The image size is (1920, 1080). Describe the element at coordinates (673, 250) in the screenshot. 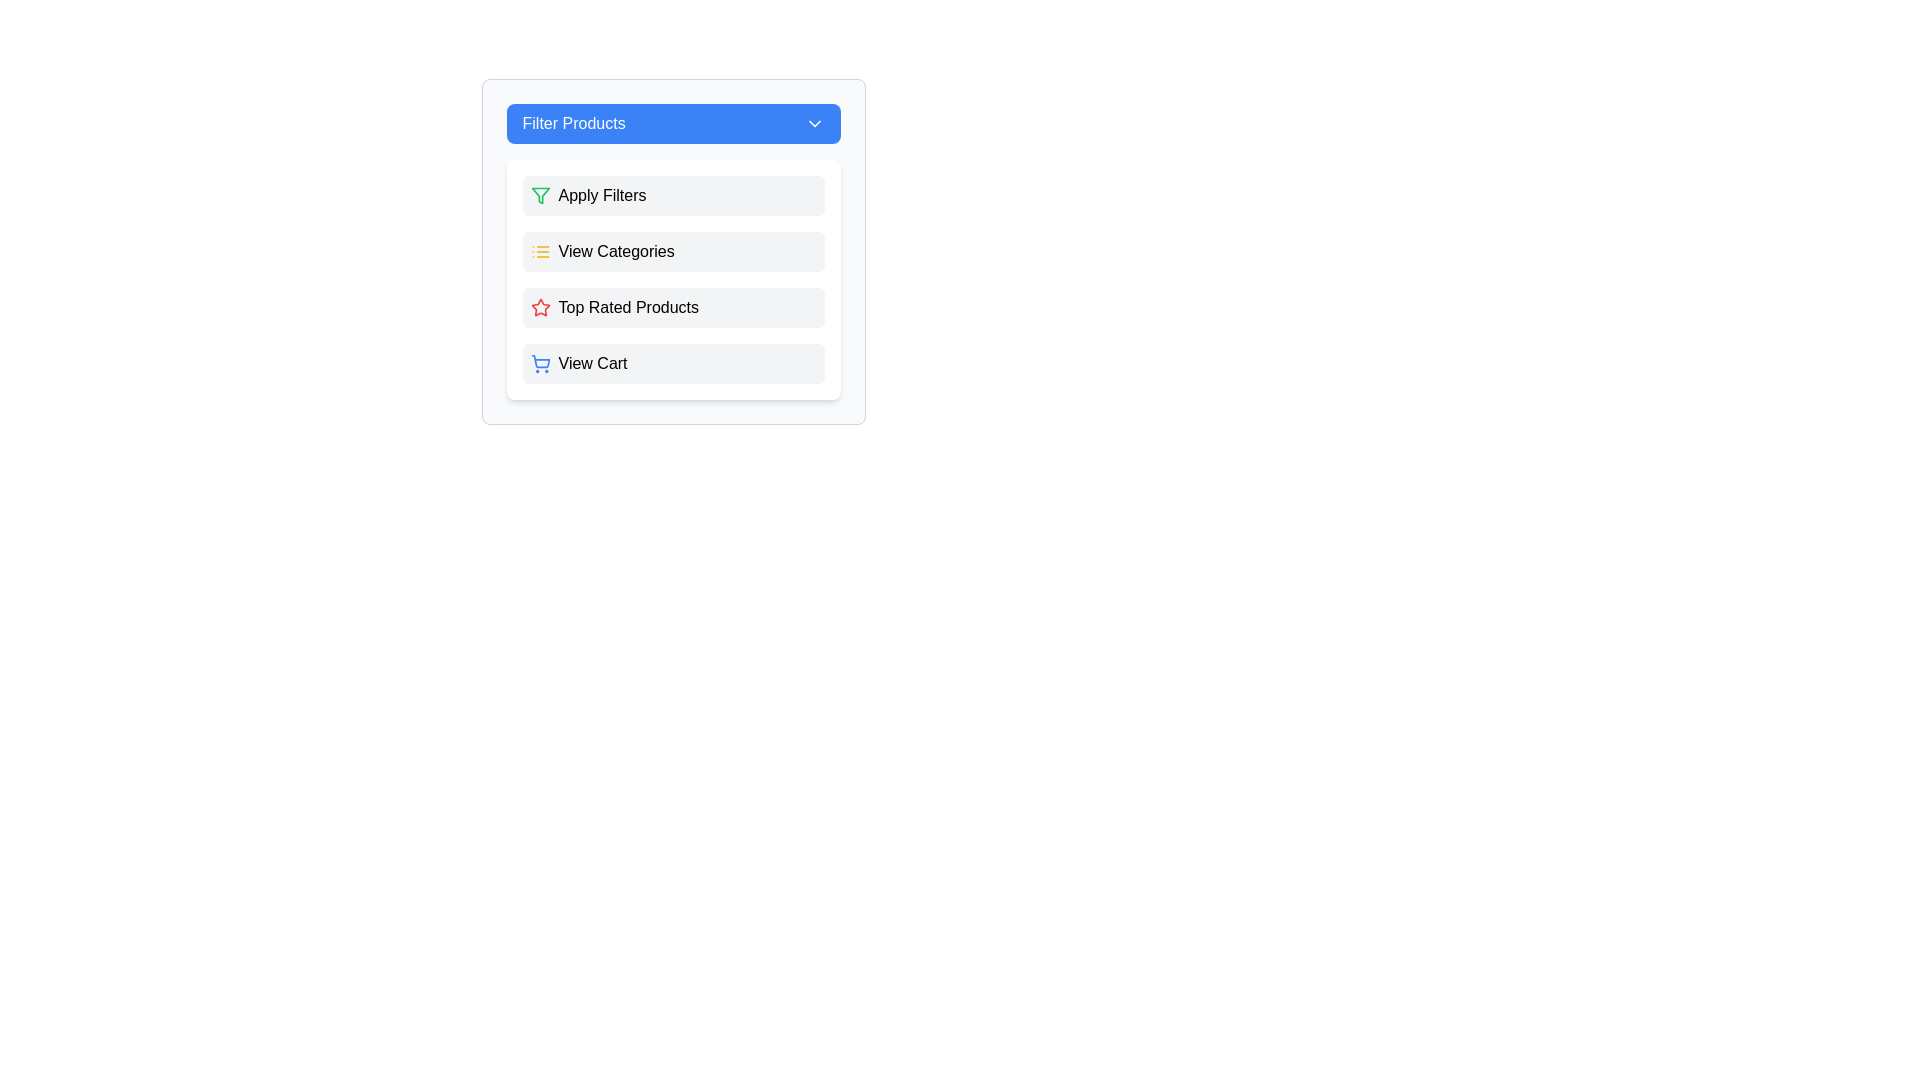

I see `the 'View Categories' button, which is the second item in the vertical list of options inside a card UI, located below the 'Apply Filters' option and above the 'Top Rated Products' option` at that location.